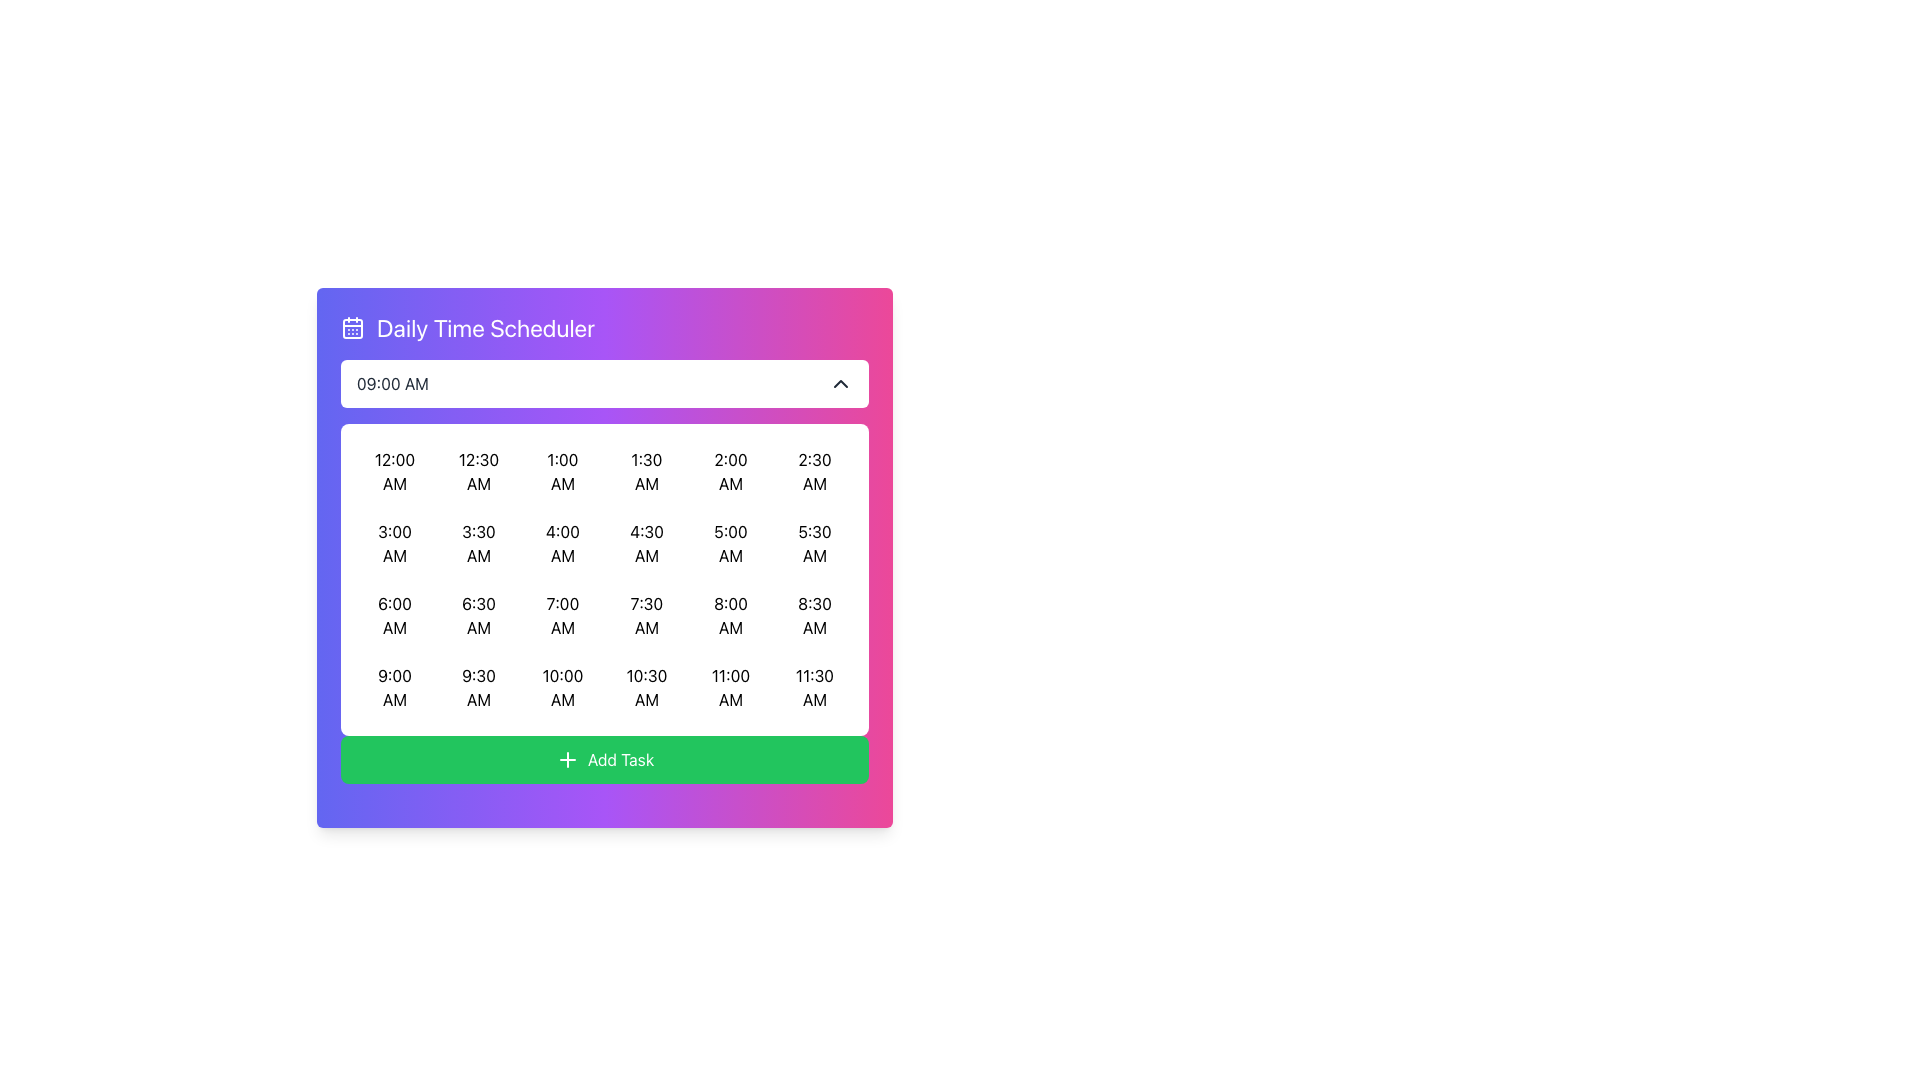 Image resolution: width=1920 pixels, height=1080 pixels. I want to click on the button displaying '2:30 AM' to visualize the hover effect, located in the first row and sixth column of the time slots grid, so click(815, 471).